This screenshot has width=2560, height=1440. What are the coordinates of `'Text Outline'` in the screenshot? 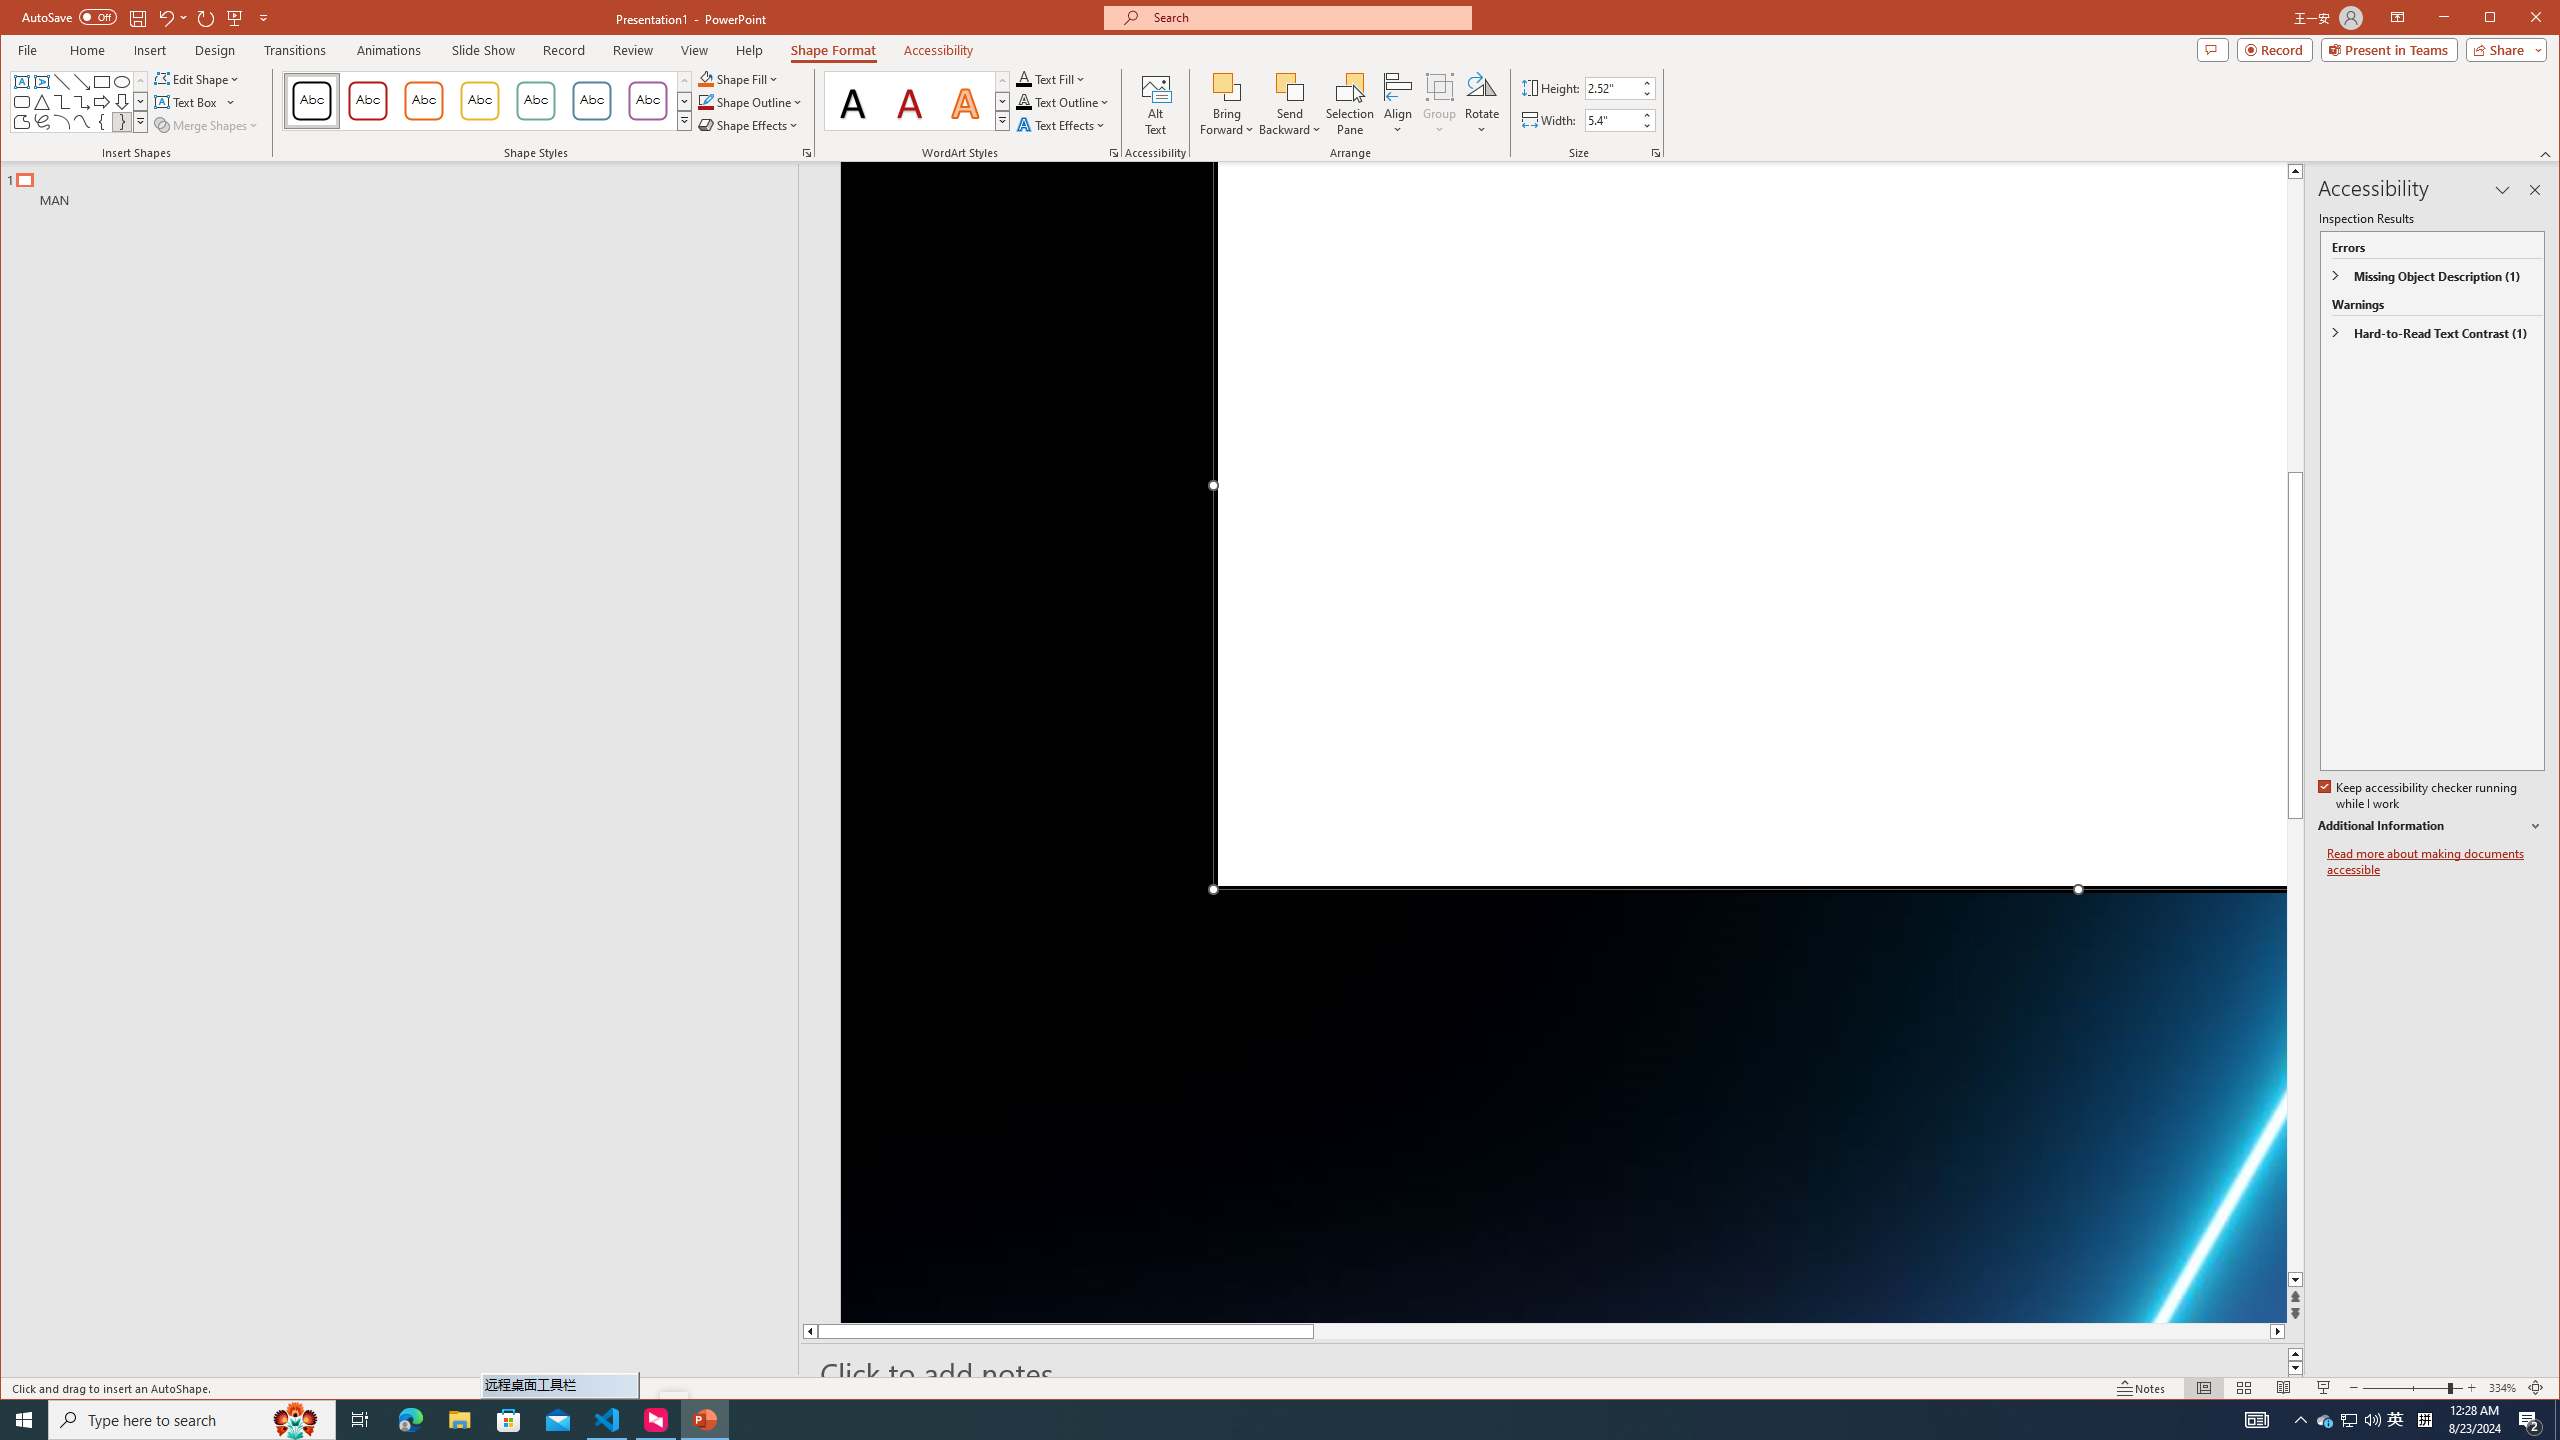 It's located at (1063, 102).